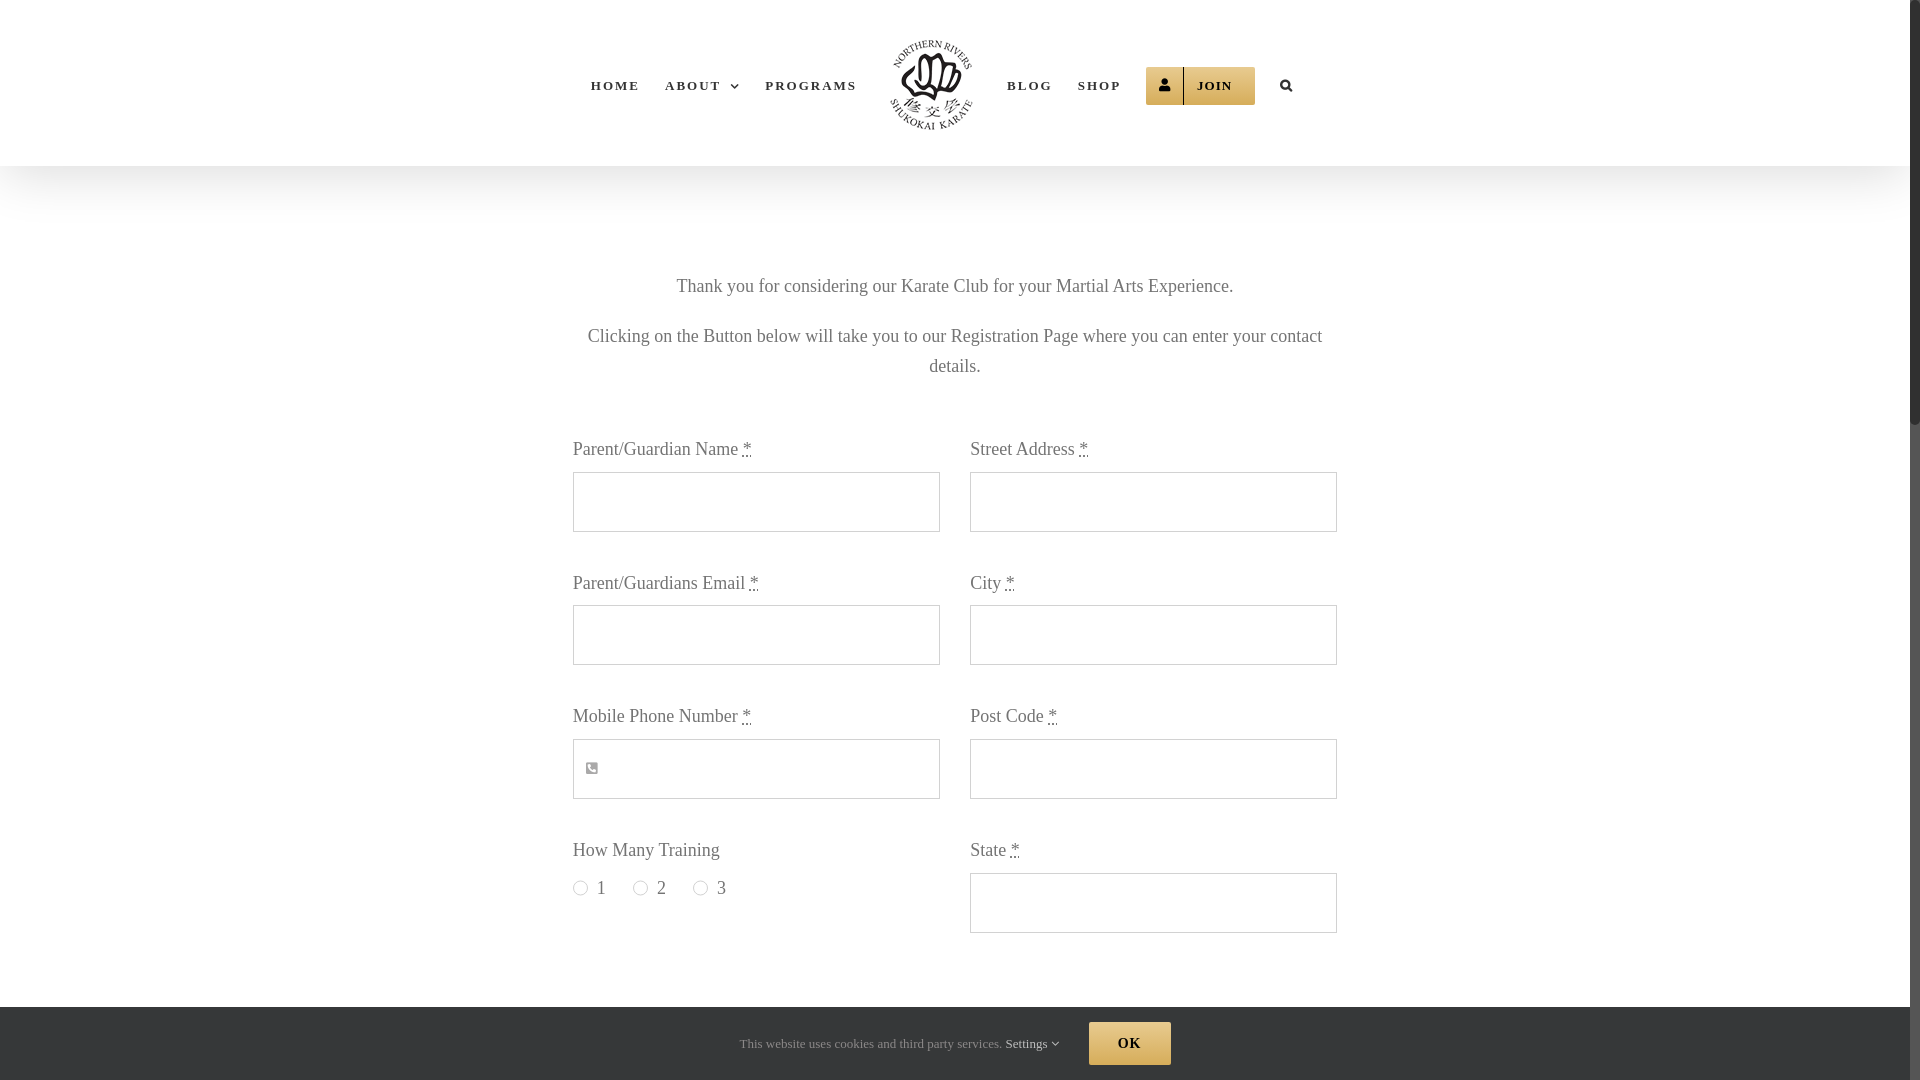  I want to click on 'Settings', so click(1032, 1042).